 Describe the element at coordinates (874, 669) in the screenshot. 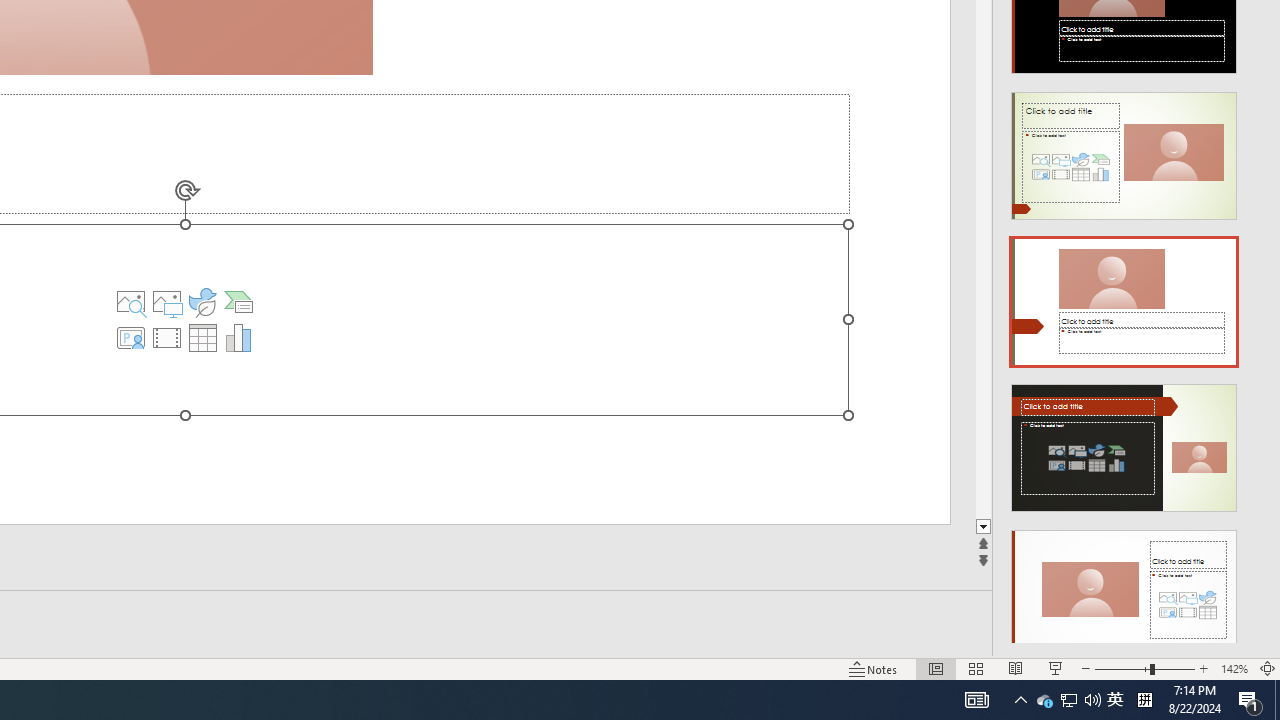

I see `'Notes '` at that location.